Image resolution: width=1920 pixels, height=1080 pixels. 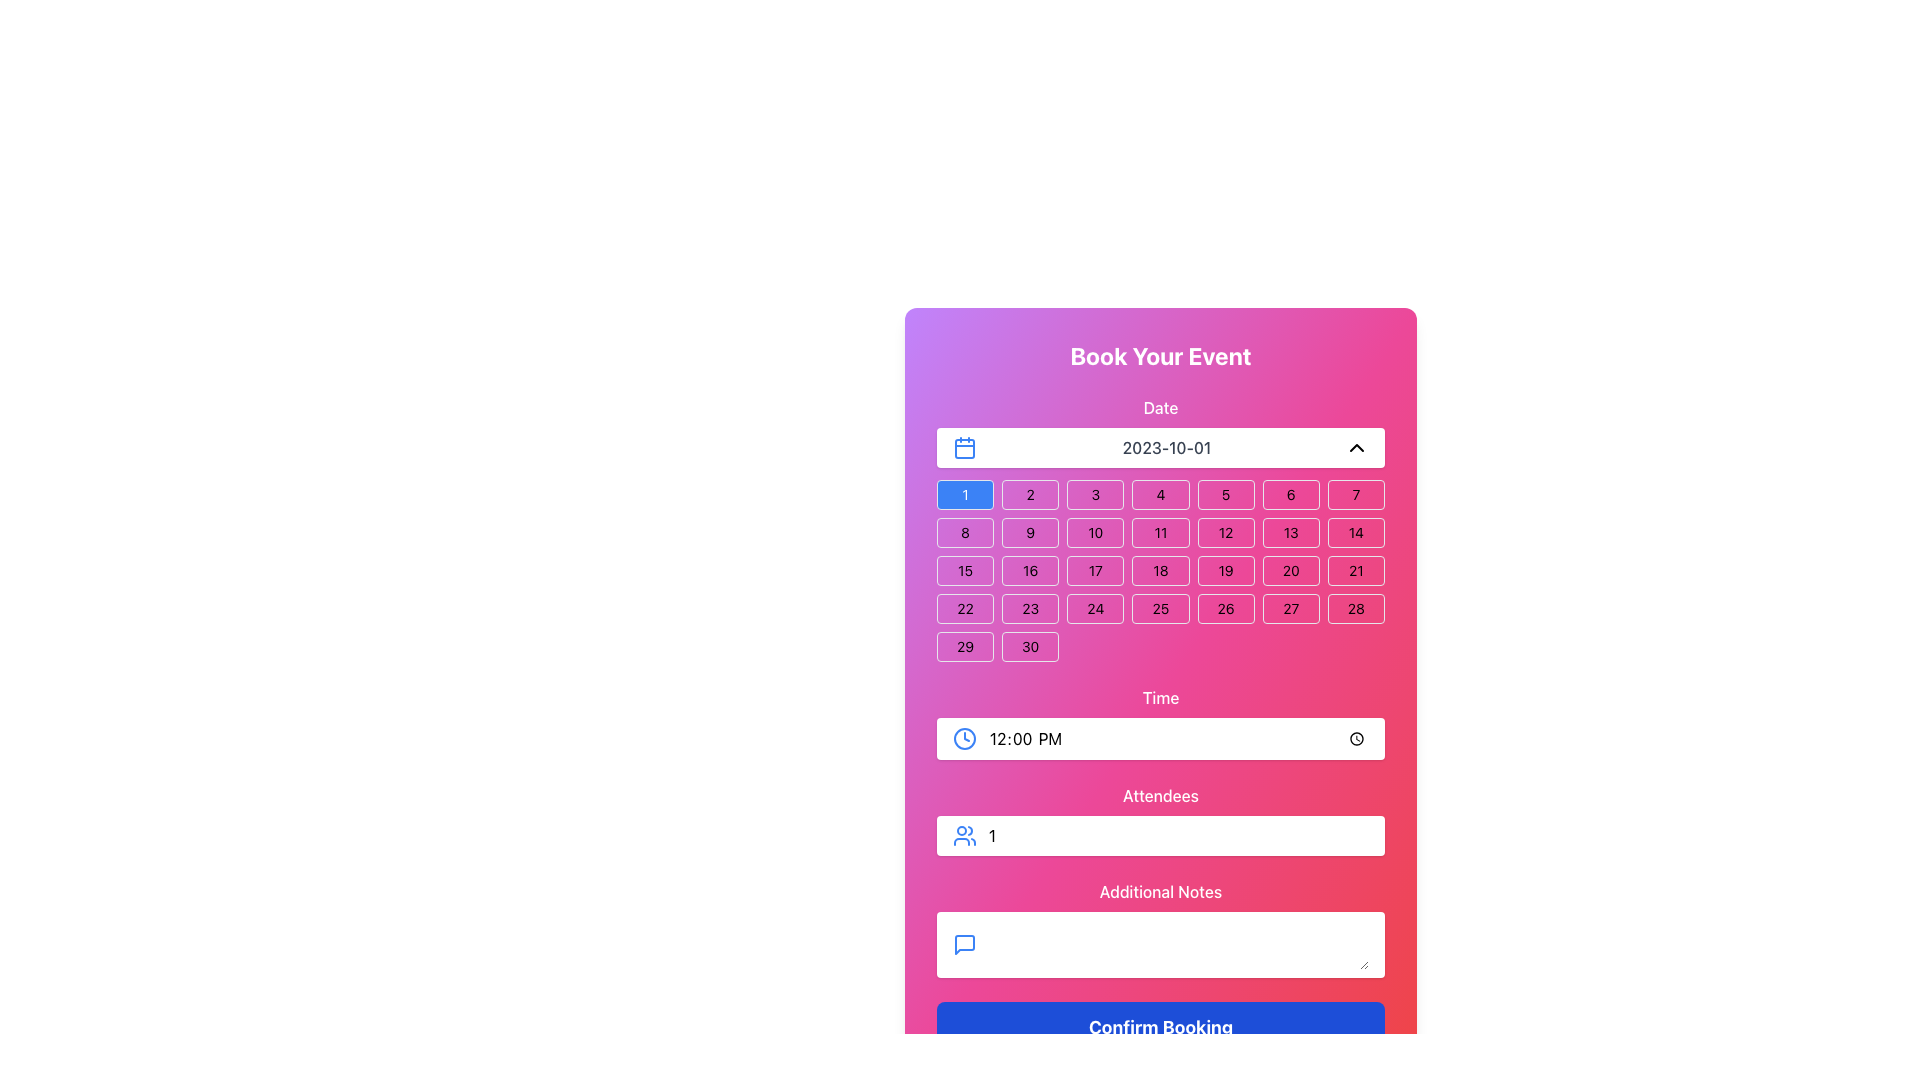 What do you see at coordinates (1161, 527) in the screenshot?
I see `the interactive calendar grid cell containing the date '11', which is located in the third row of the calendar grid` at bounding box center [1161, 527].